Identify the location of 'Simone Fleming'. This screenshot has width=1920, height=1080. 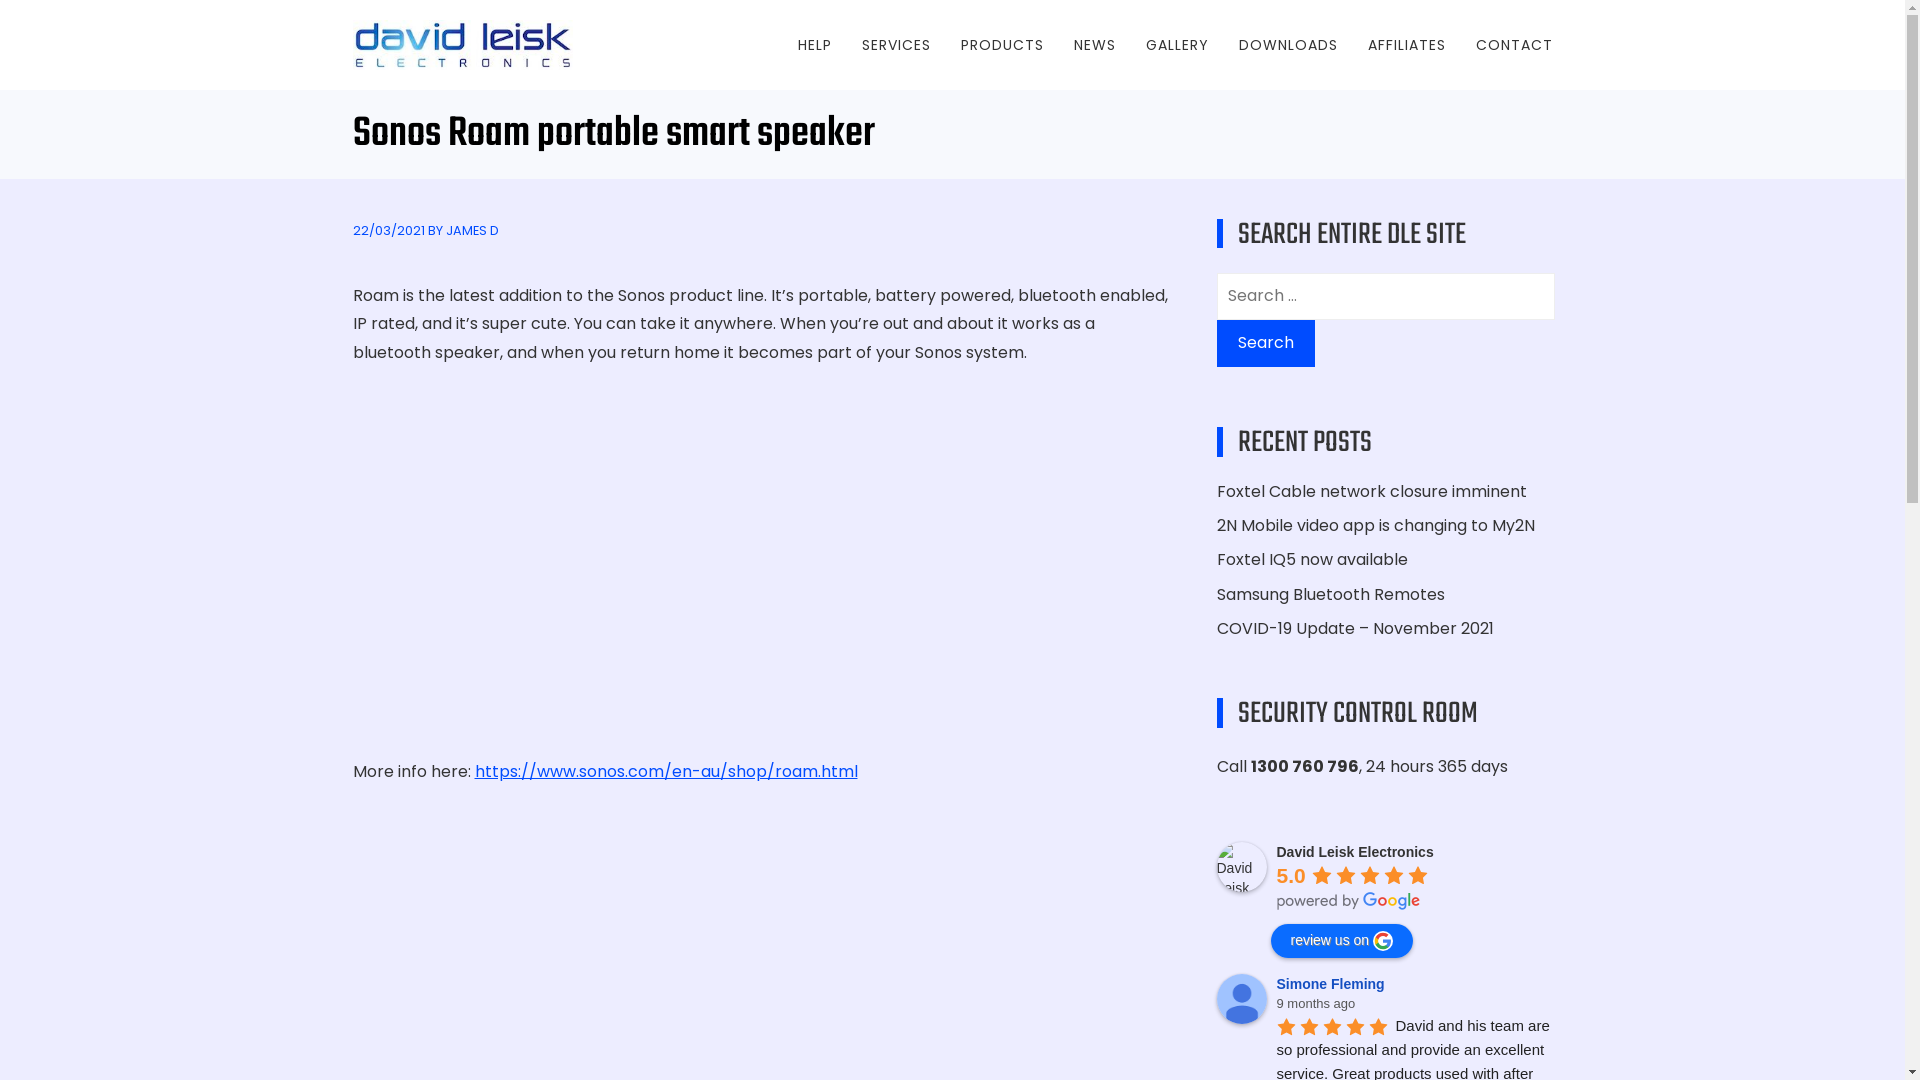
(1240, 999).